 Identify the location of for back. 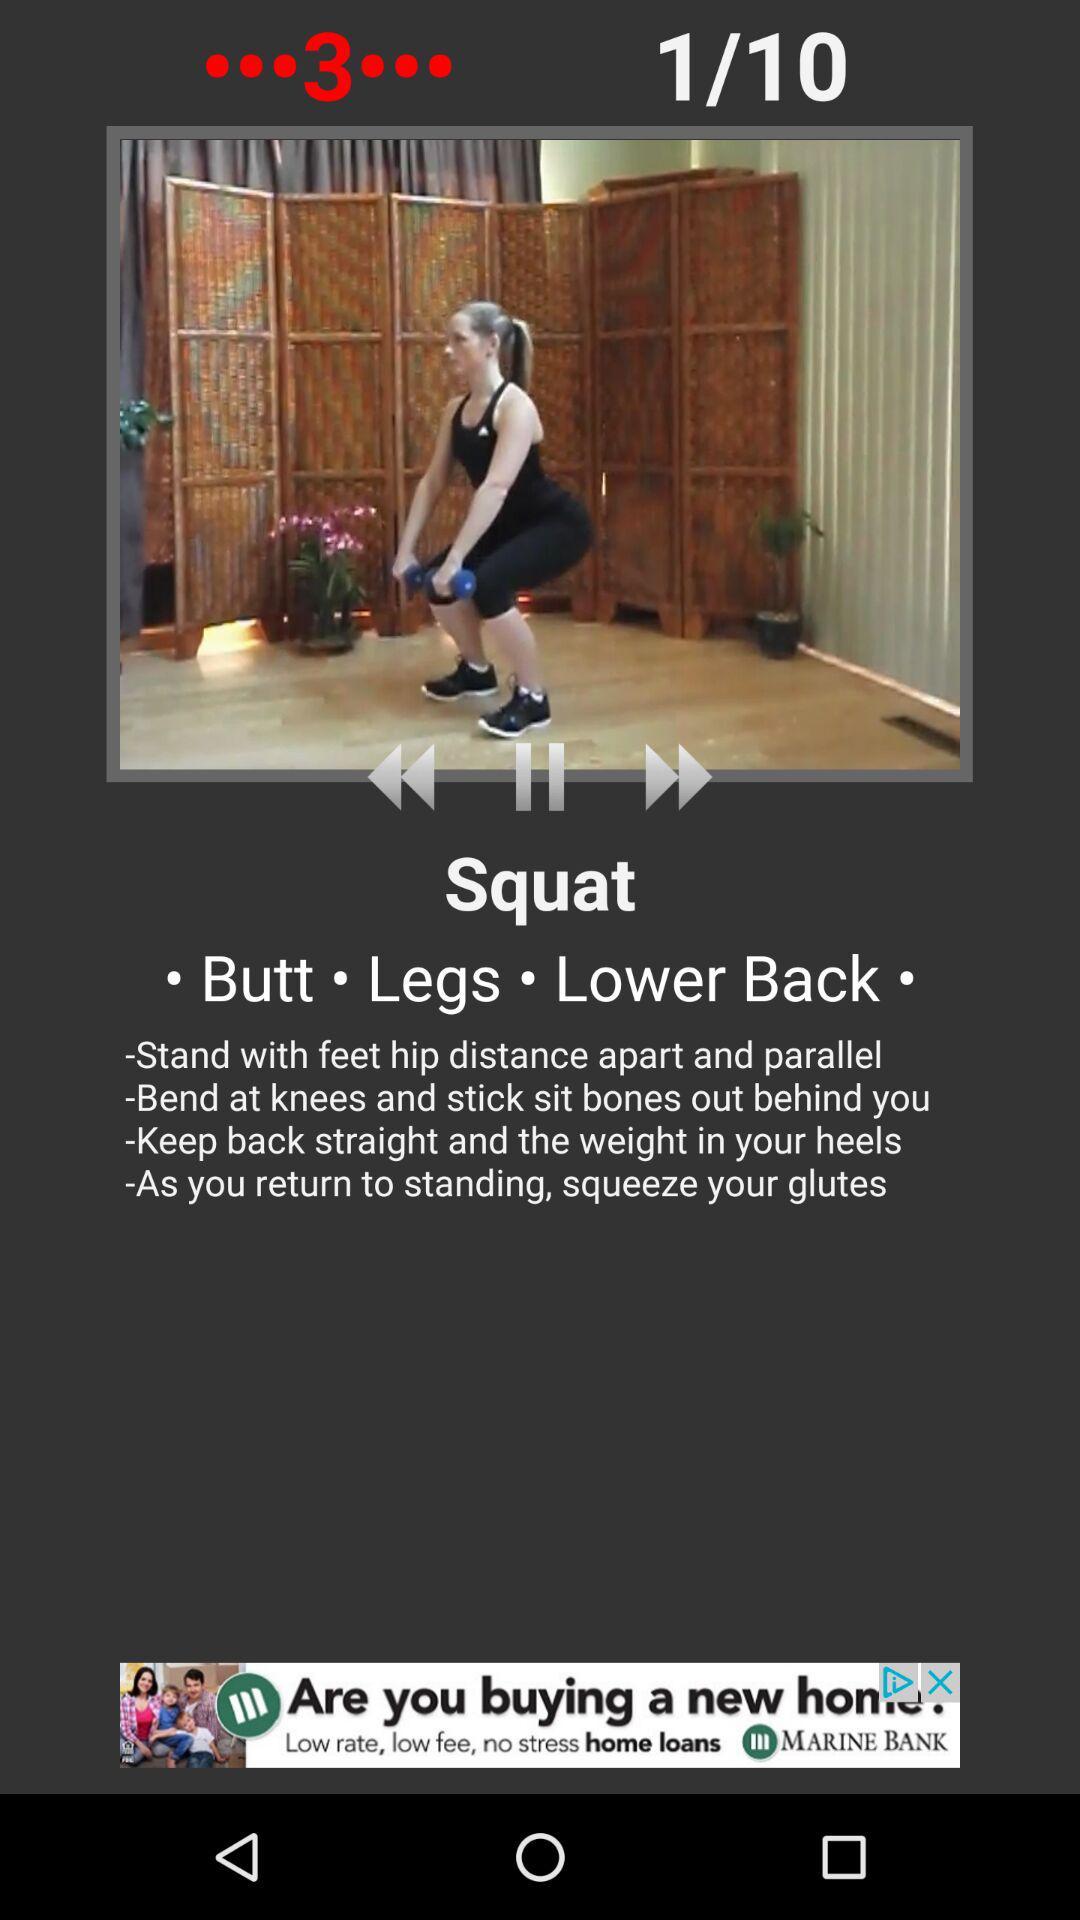
(407, 776).